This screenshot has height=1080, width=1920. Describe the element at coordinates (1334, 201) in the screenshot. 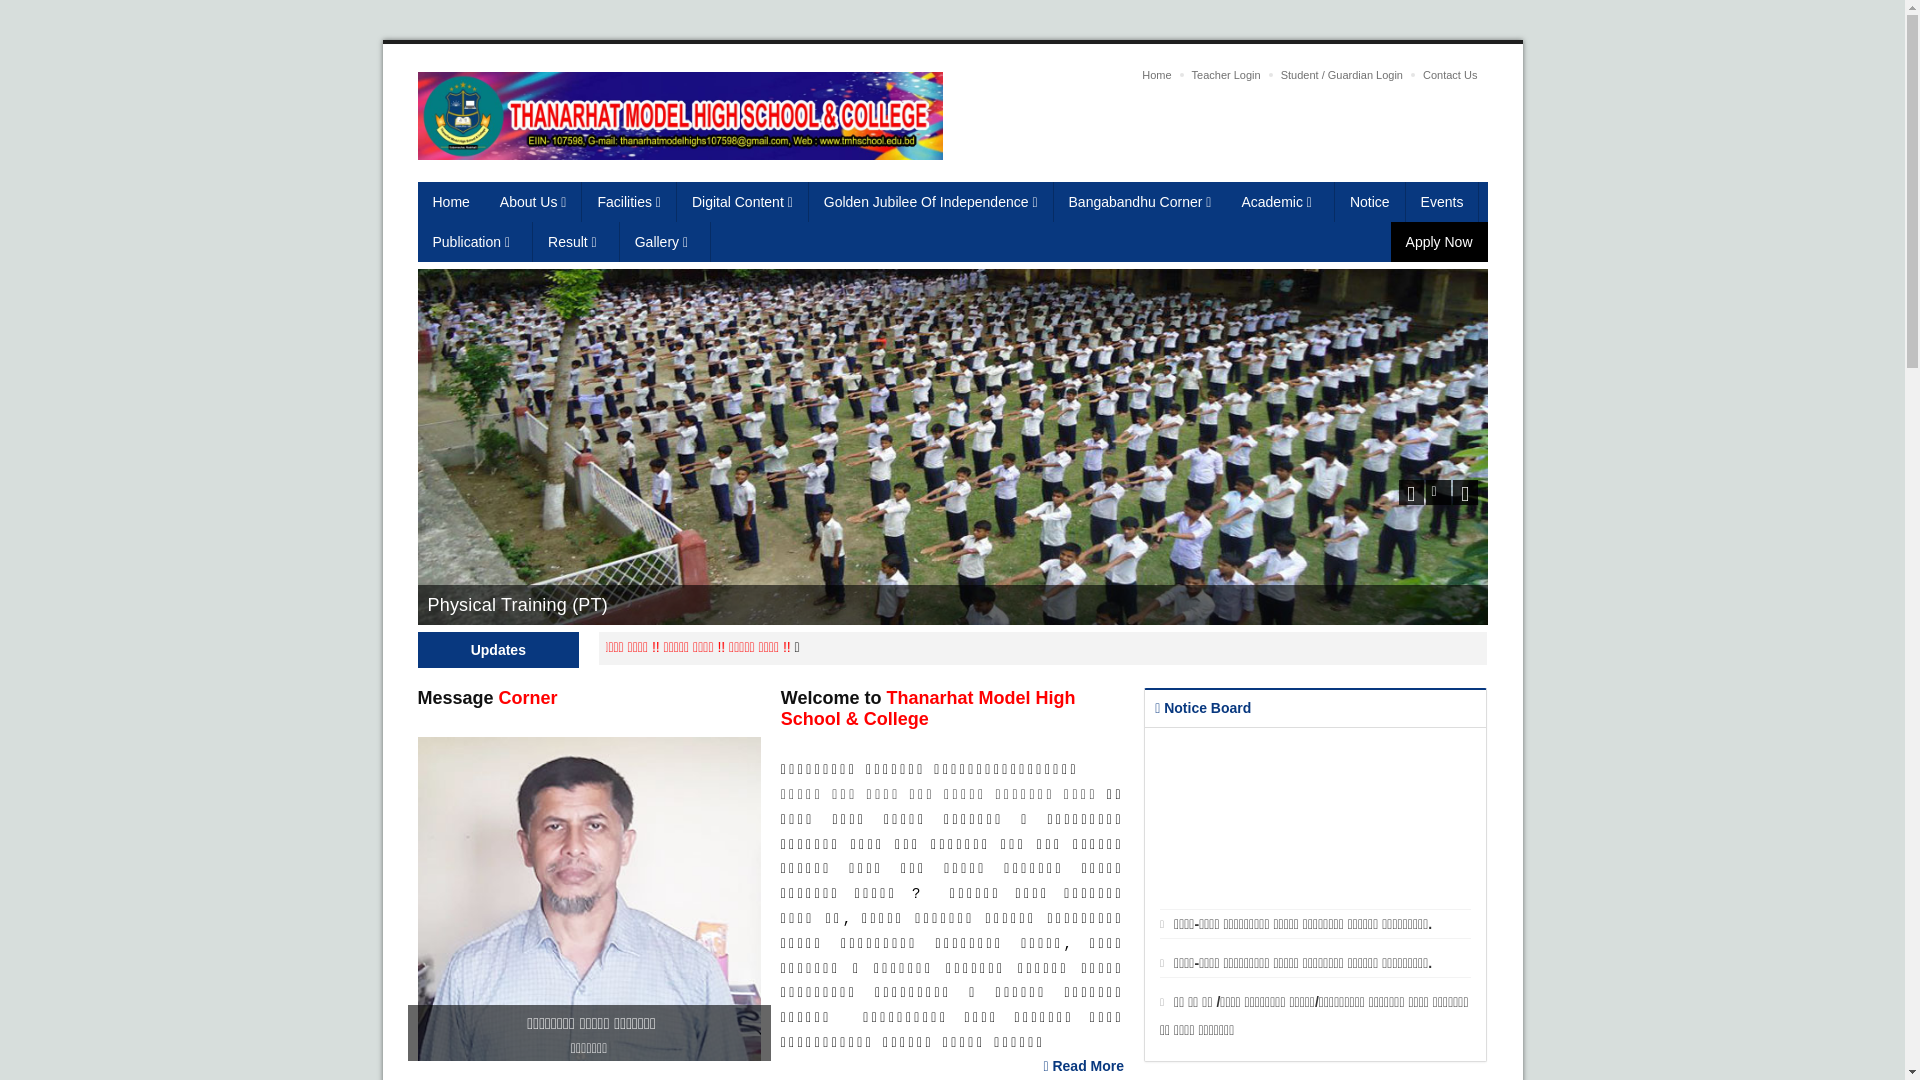

I see `'Notice'` at that location.